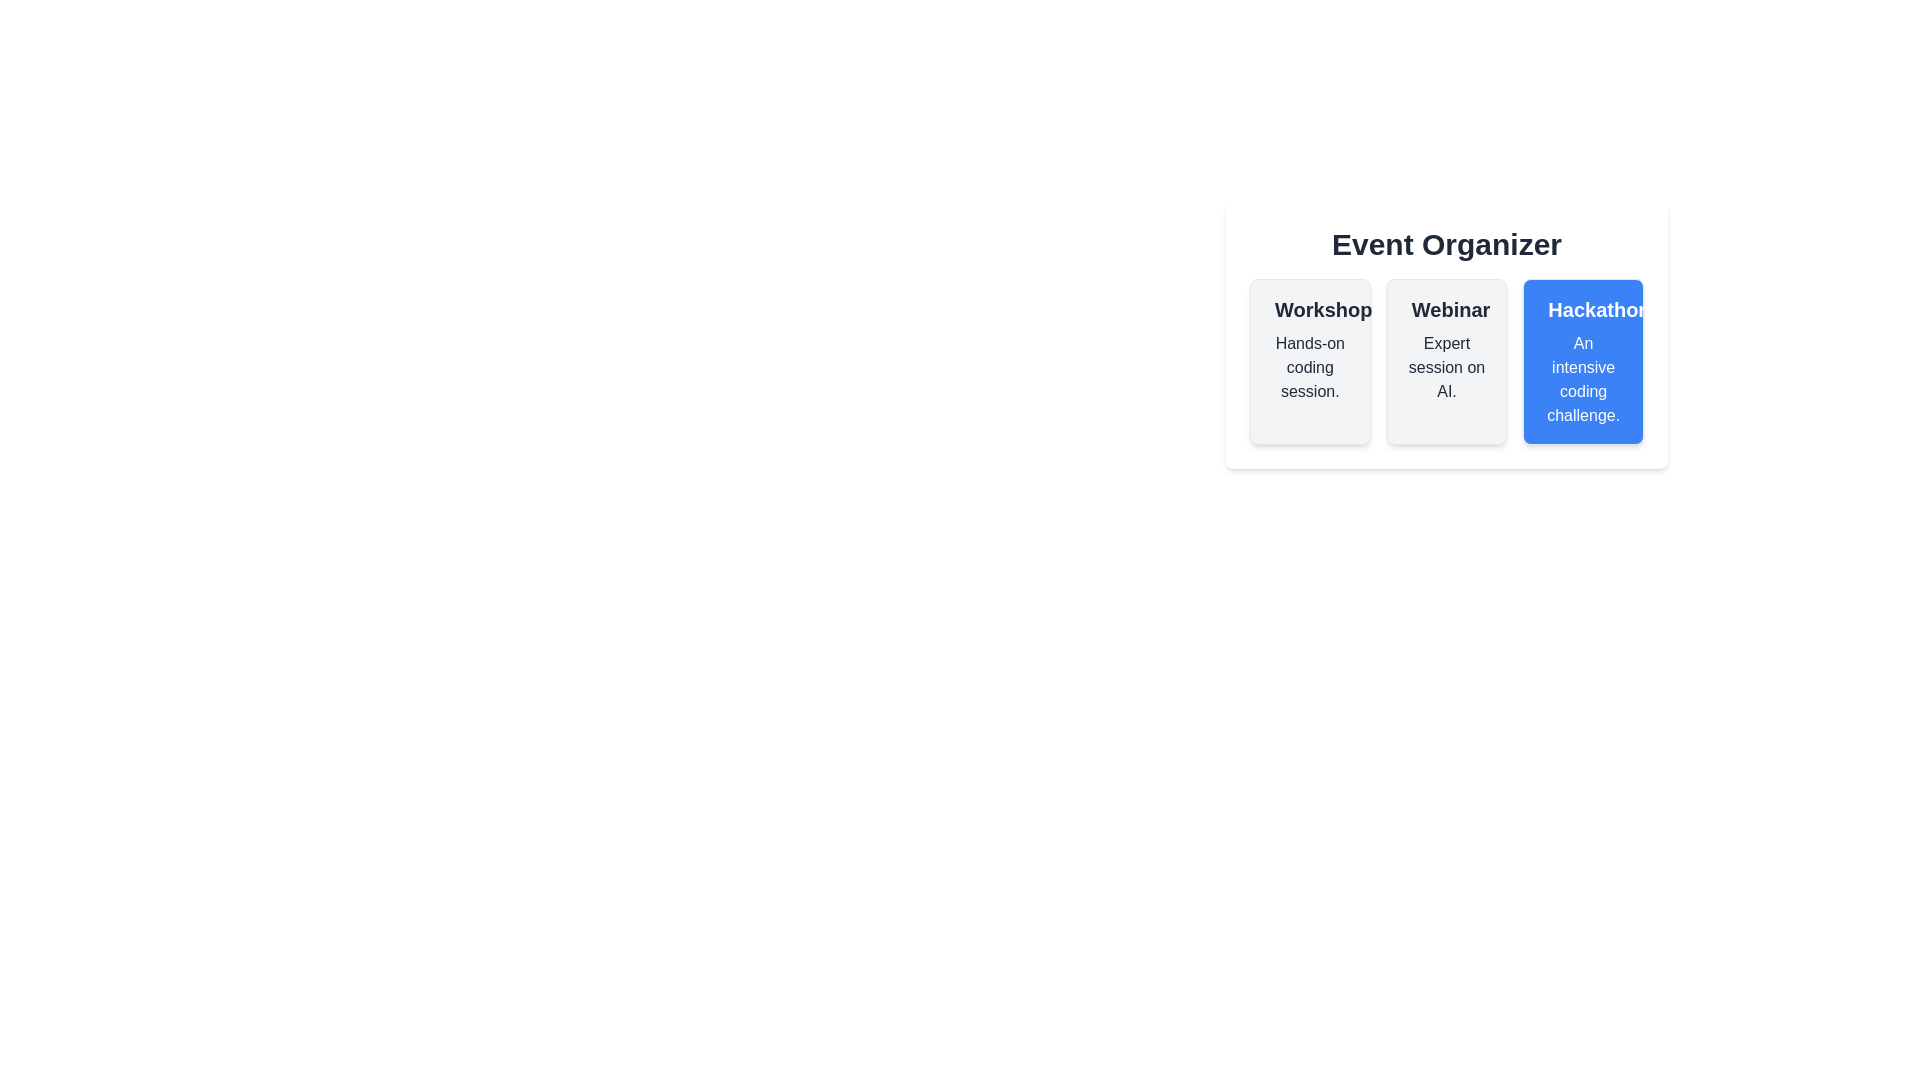 This screenshot has width=1920, height=1080. I want to click on the event card labeled Hackathon, so click(1583, 362).